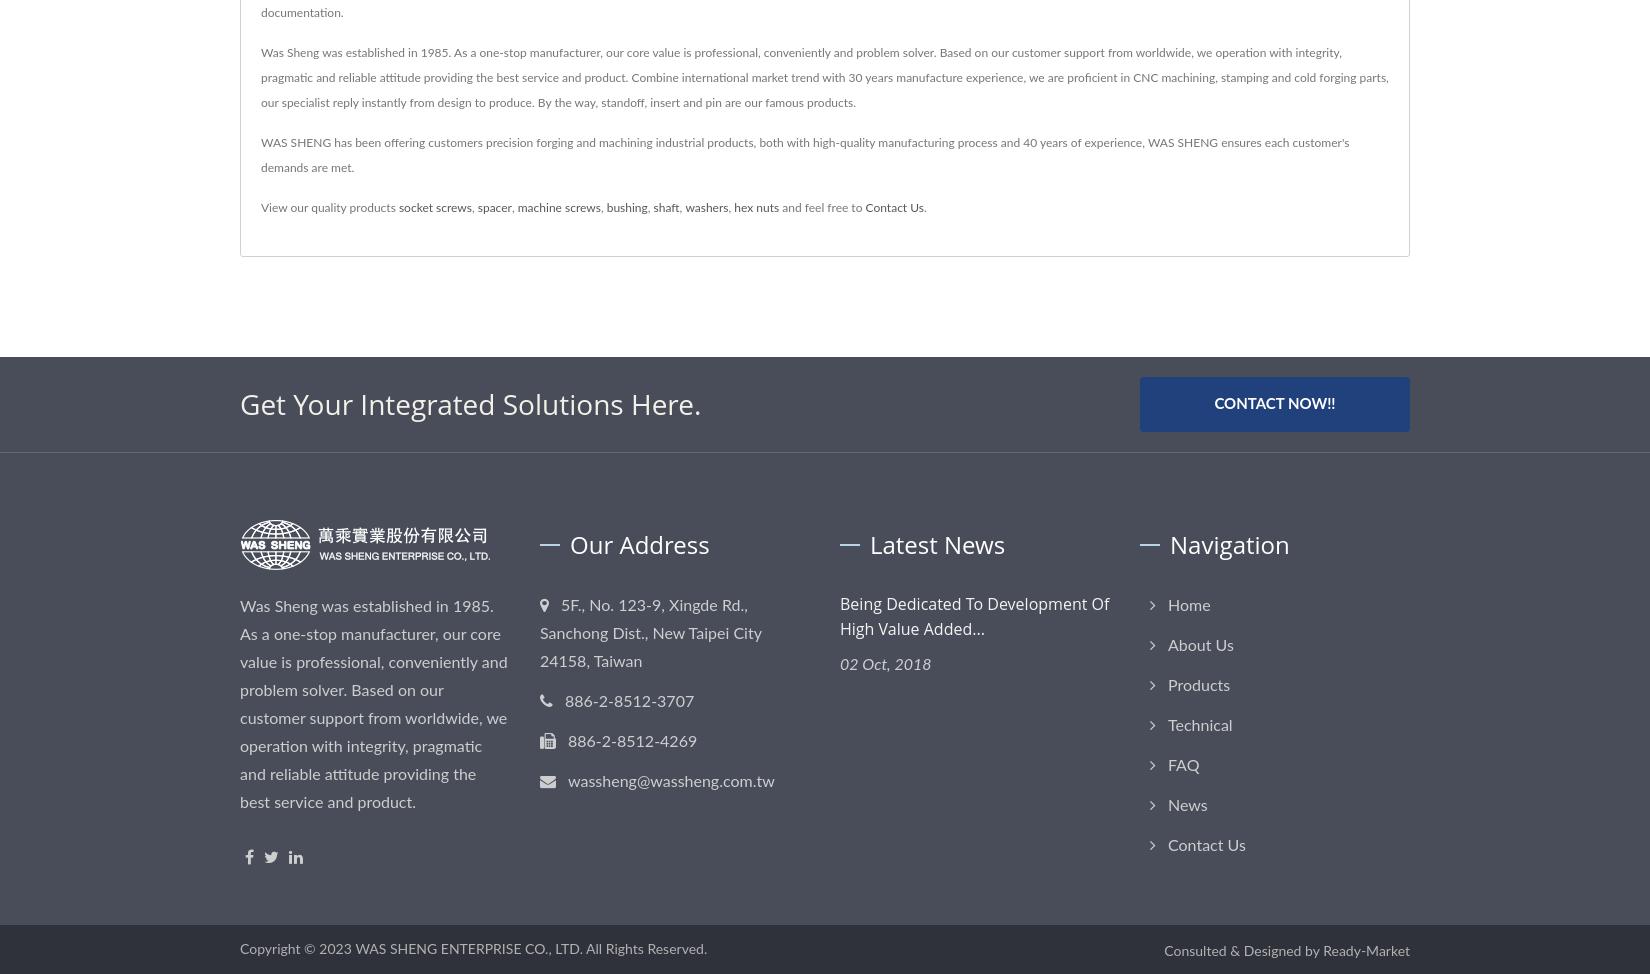 The height and width of the screenshot is (974, 1650). What do you see at coordinates (664, 208) in the screenshot?
I see `'shaft'` at bounding box center [664, 208].